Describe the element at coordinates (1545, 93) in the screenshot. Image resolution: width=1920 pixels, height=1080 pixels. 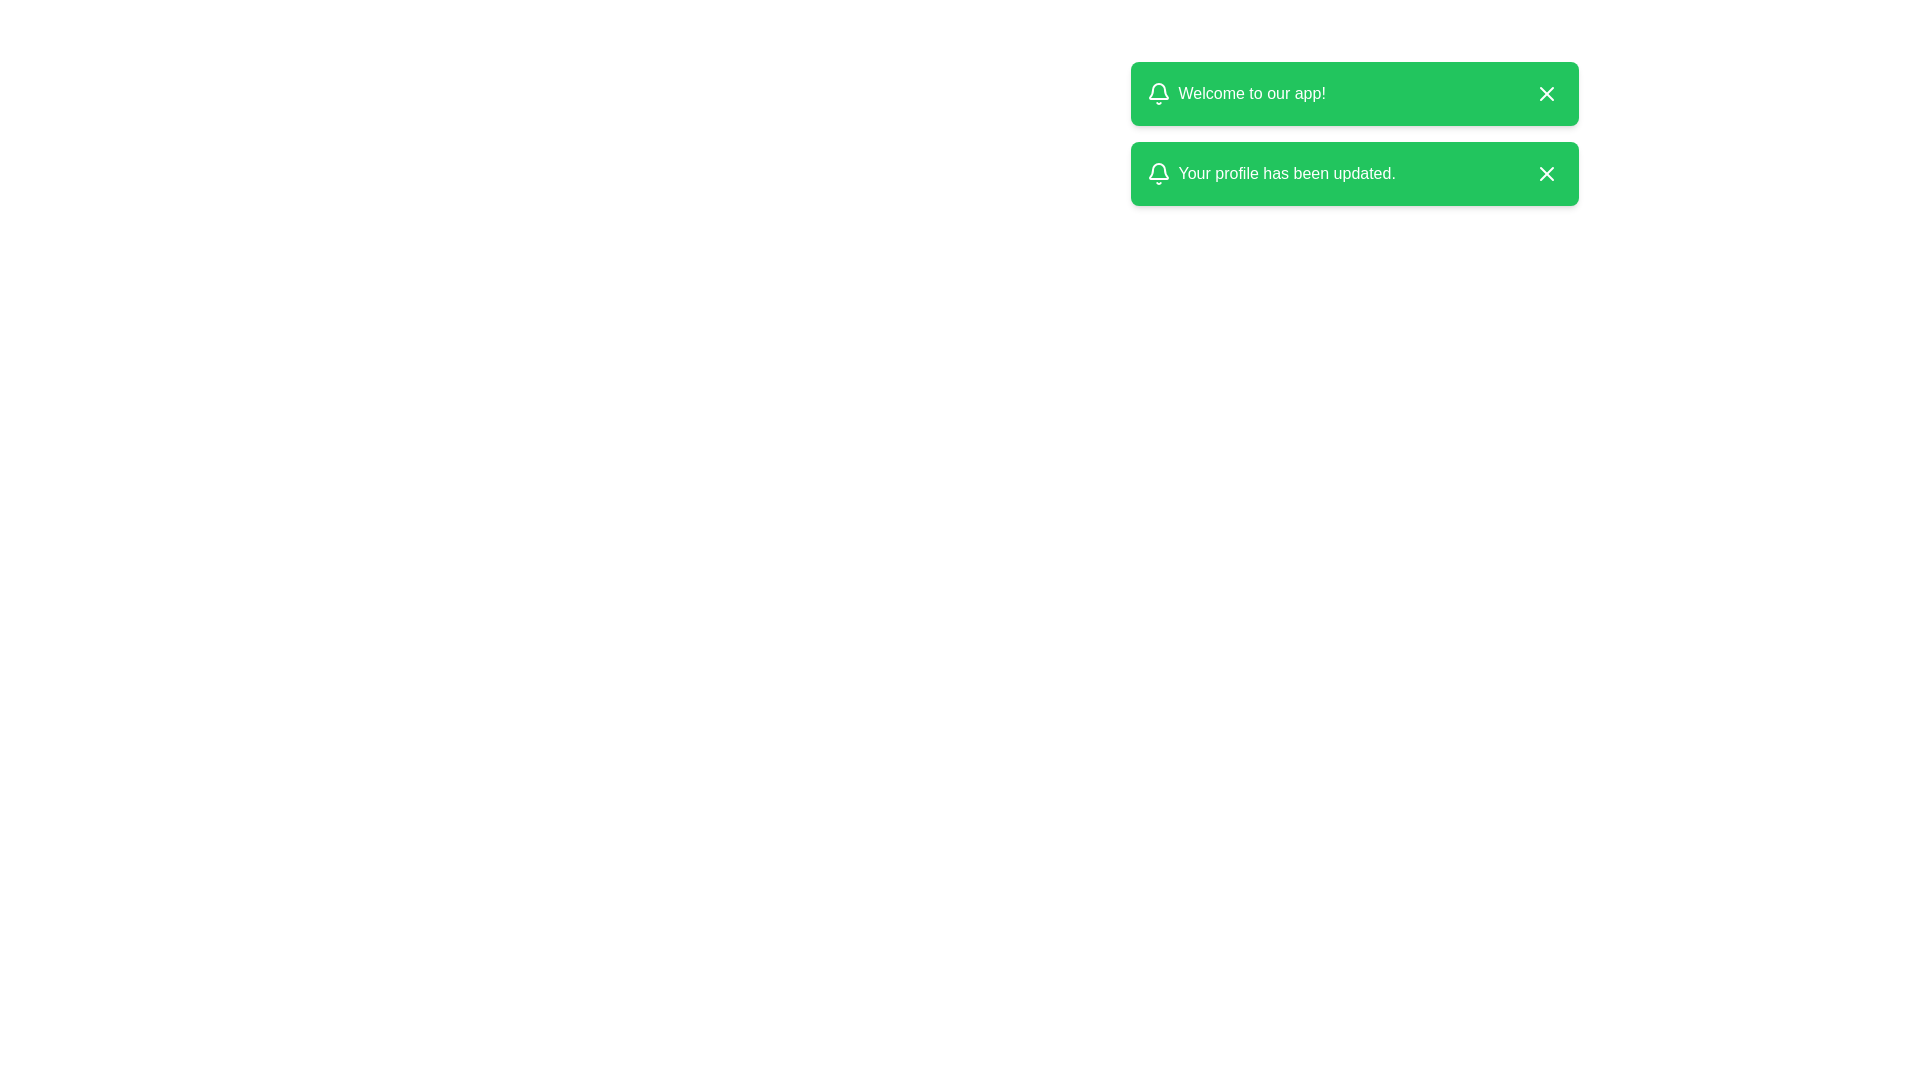
I see `the close button at the top-right of the notification bar to trigger a visual response` at that location.